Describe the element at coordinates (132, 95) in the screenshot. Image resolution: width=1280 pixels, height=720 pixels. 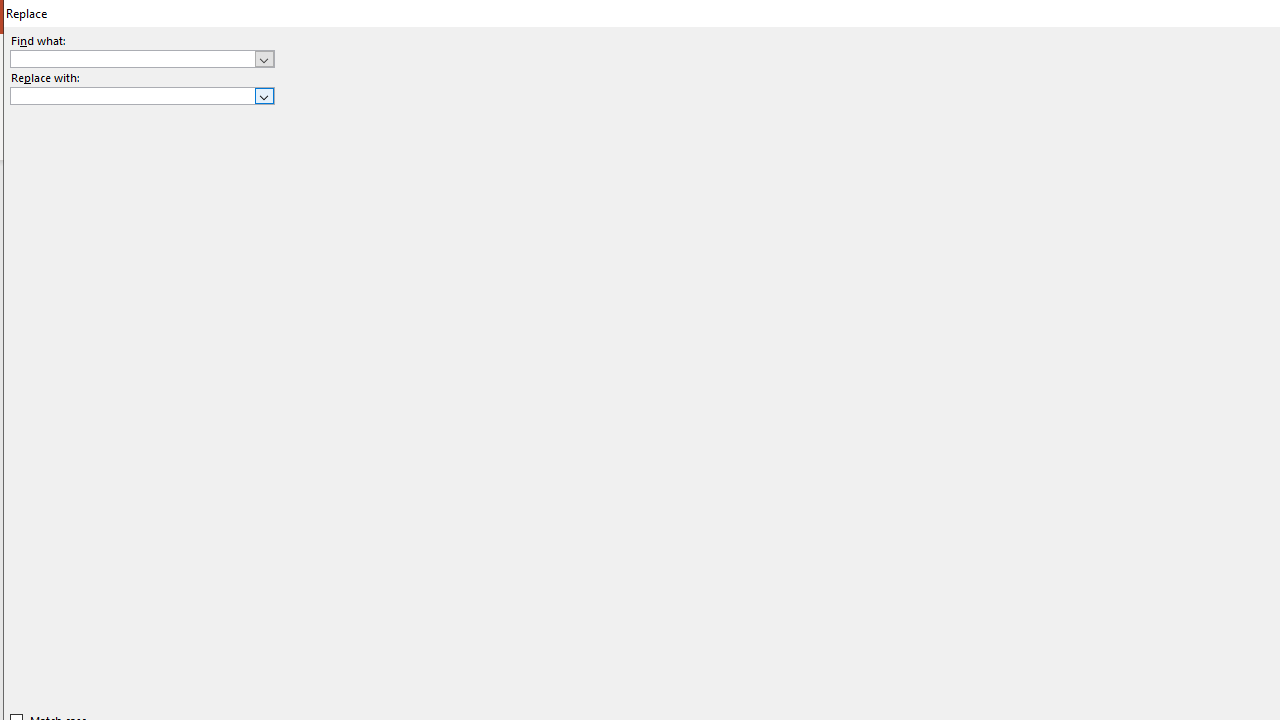
I see `'Replace with'` at that location.